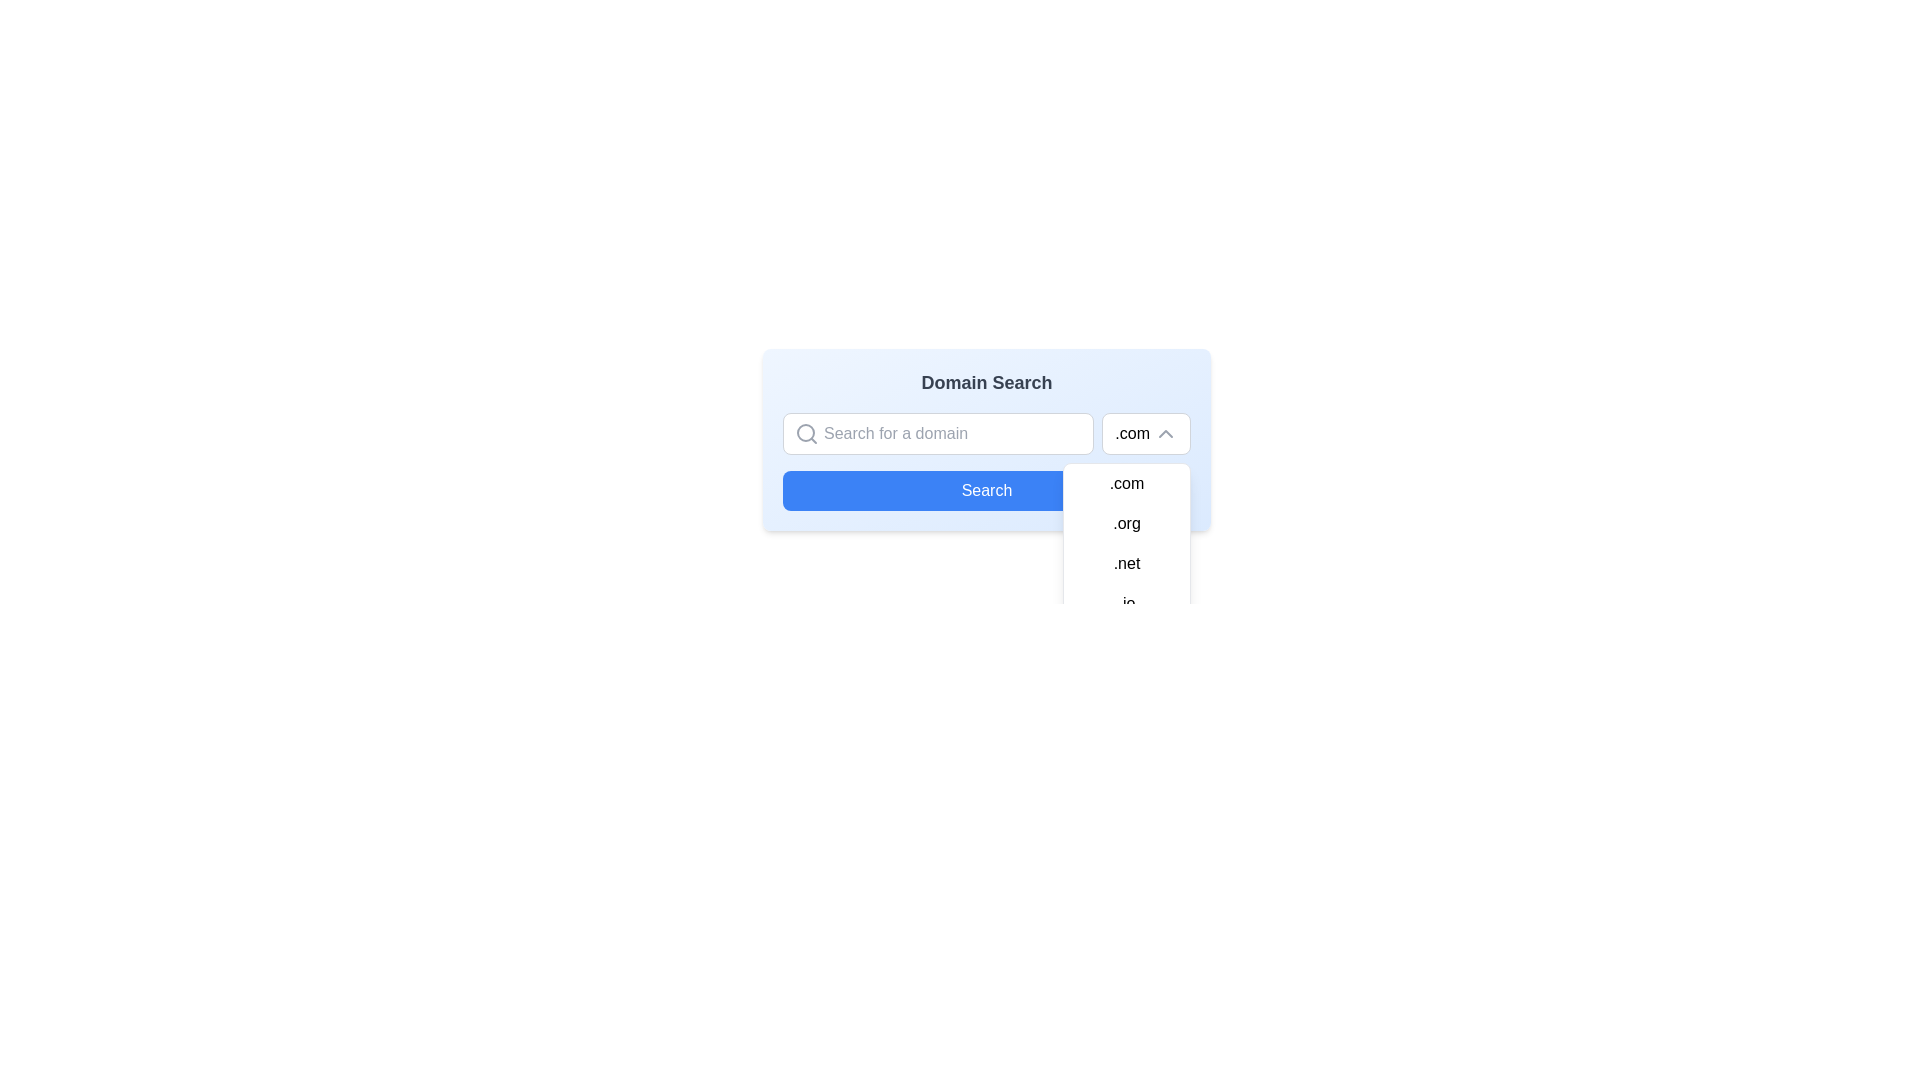 The width and height of the screenshot is (1920, 1080). Describe the element at coordinates (806, 431) in the screenshot. I see `the SVG circle element that forms the main body of the magnifying-glass icon located to the left of the 'Search for a domain' input field` at that location.